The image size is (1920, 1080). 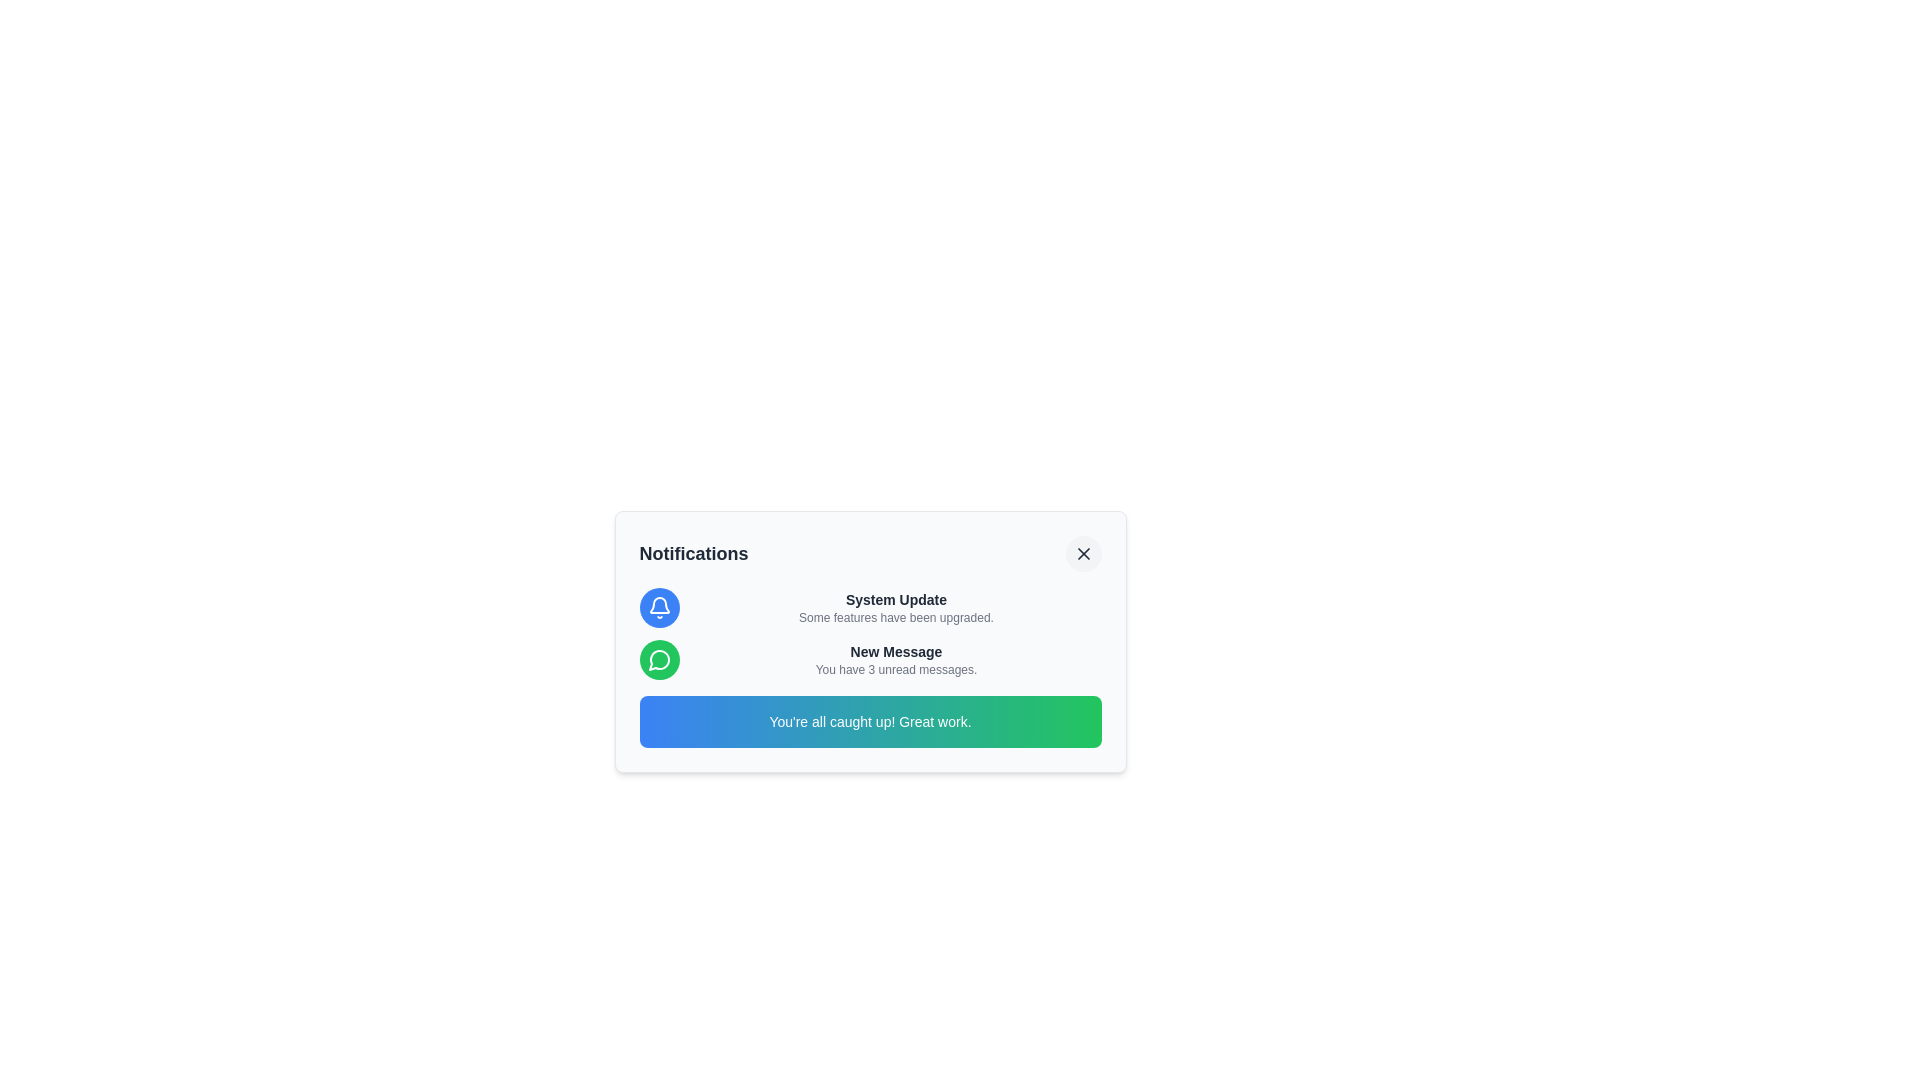 What do you see at coordinates (870, 607) in the screenshot?
I see `the first notification item displaying a bell icon with a blue circular background and the title 'System Update' followed by descriptive text 'Some features have been upgraded.'` at bounding box center [870, 607].